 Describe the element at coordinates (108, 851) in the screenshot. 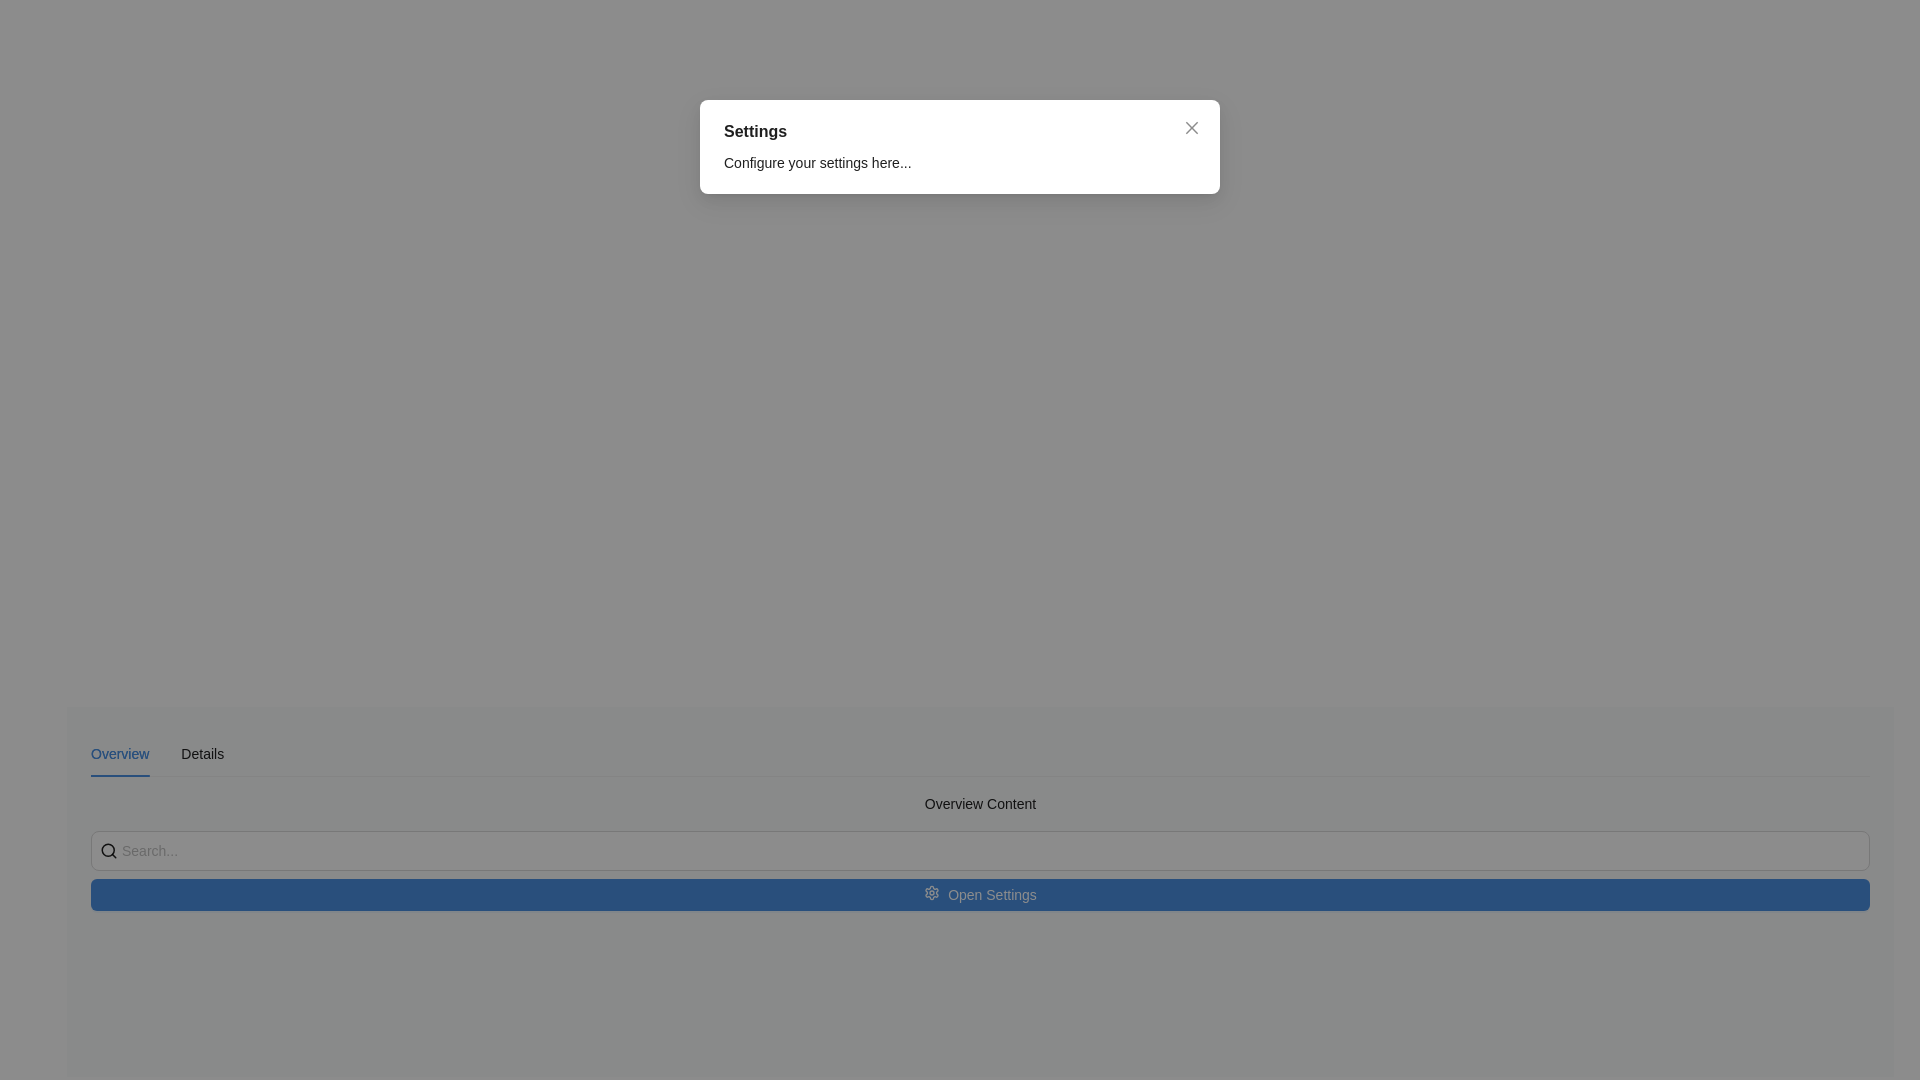

I see `the circular search icon with a magnifying glass design located at the far left inside the rectangular input field` at that location.